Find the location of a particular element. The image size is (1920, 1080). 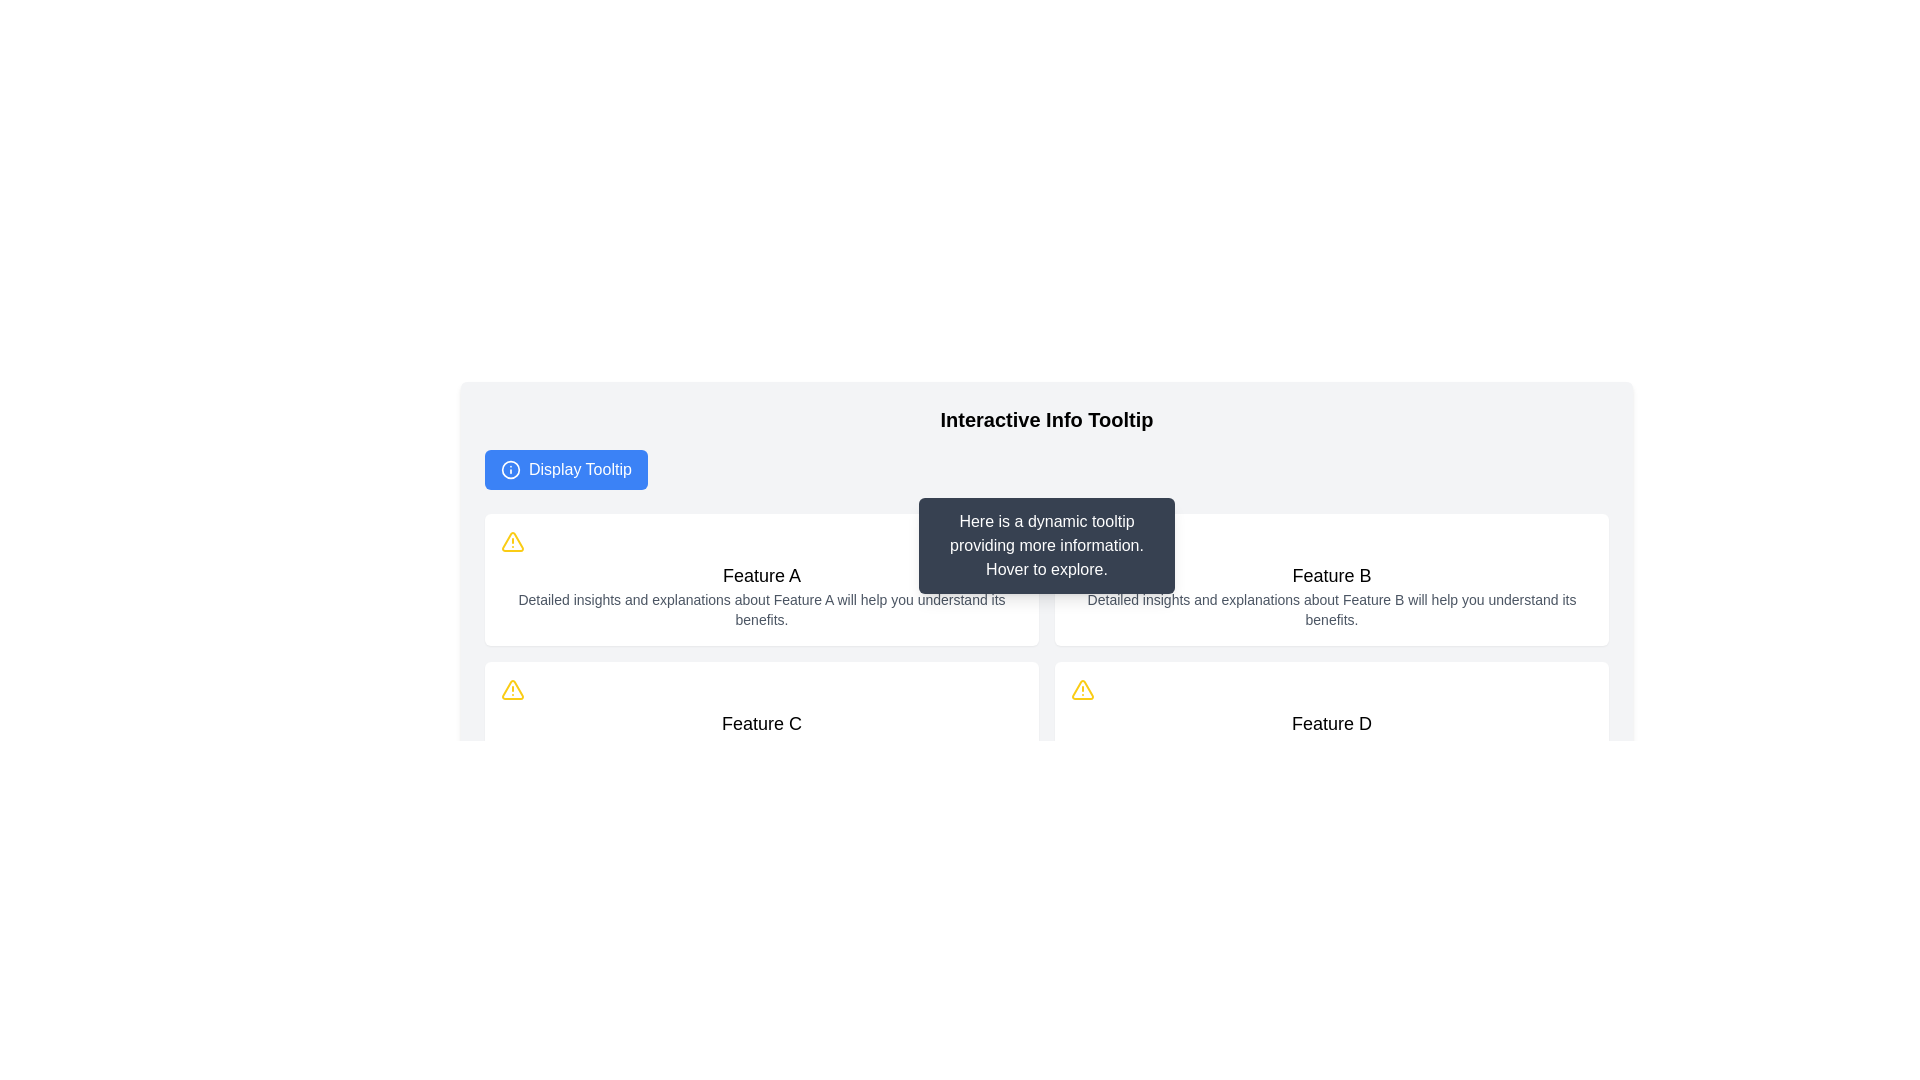

the text label displaying 'Feature C', which is bold and prominently styled, located in the third column of a grid layout under the header text 'Feature C' is located at coordinates (761, 724).